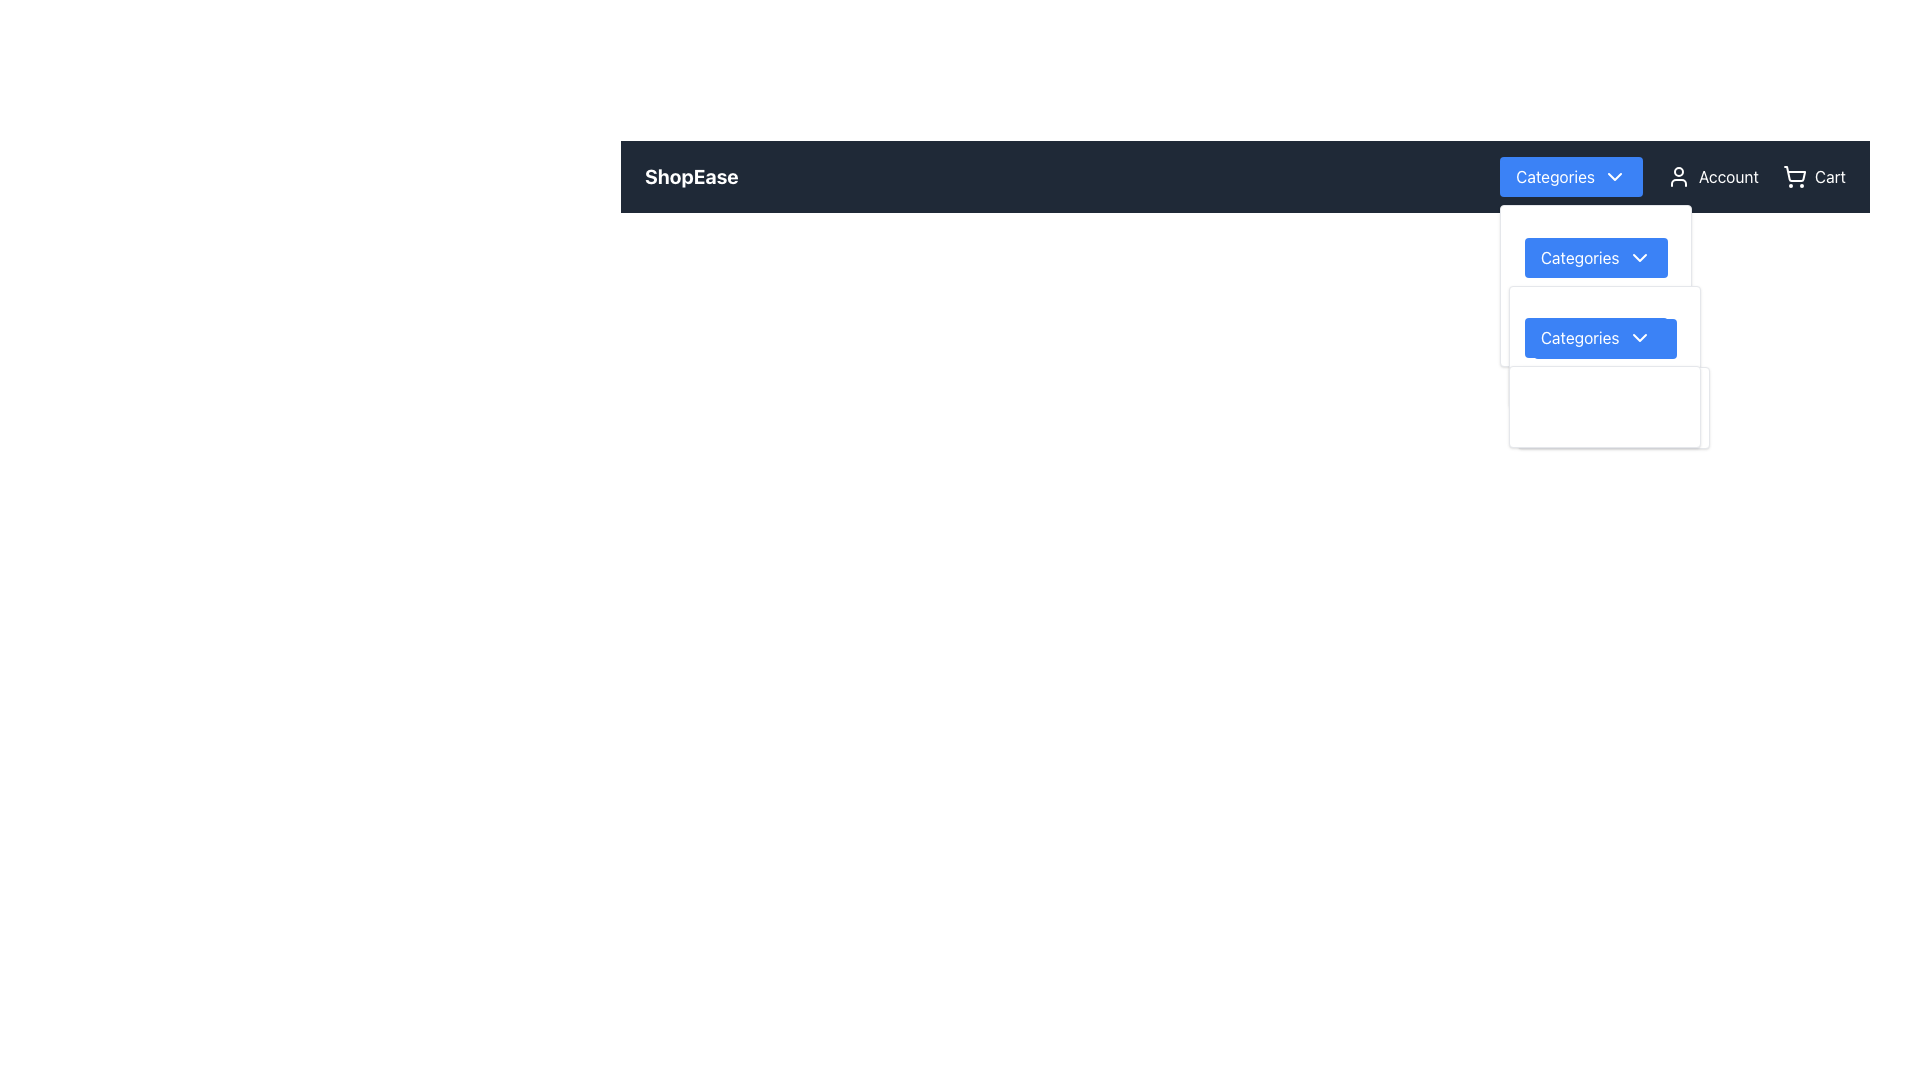 Image resolution: width=1920 pixels, height=1080 pixels. Describe the element at coordinates (691, 176) in the screenshot. I see `the 'ShopEase' logo text at the left start of the header` at that location.